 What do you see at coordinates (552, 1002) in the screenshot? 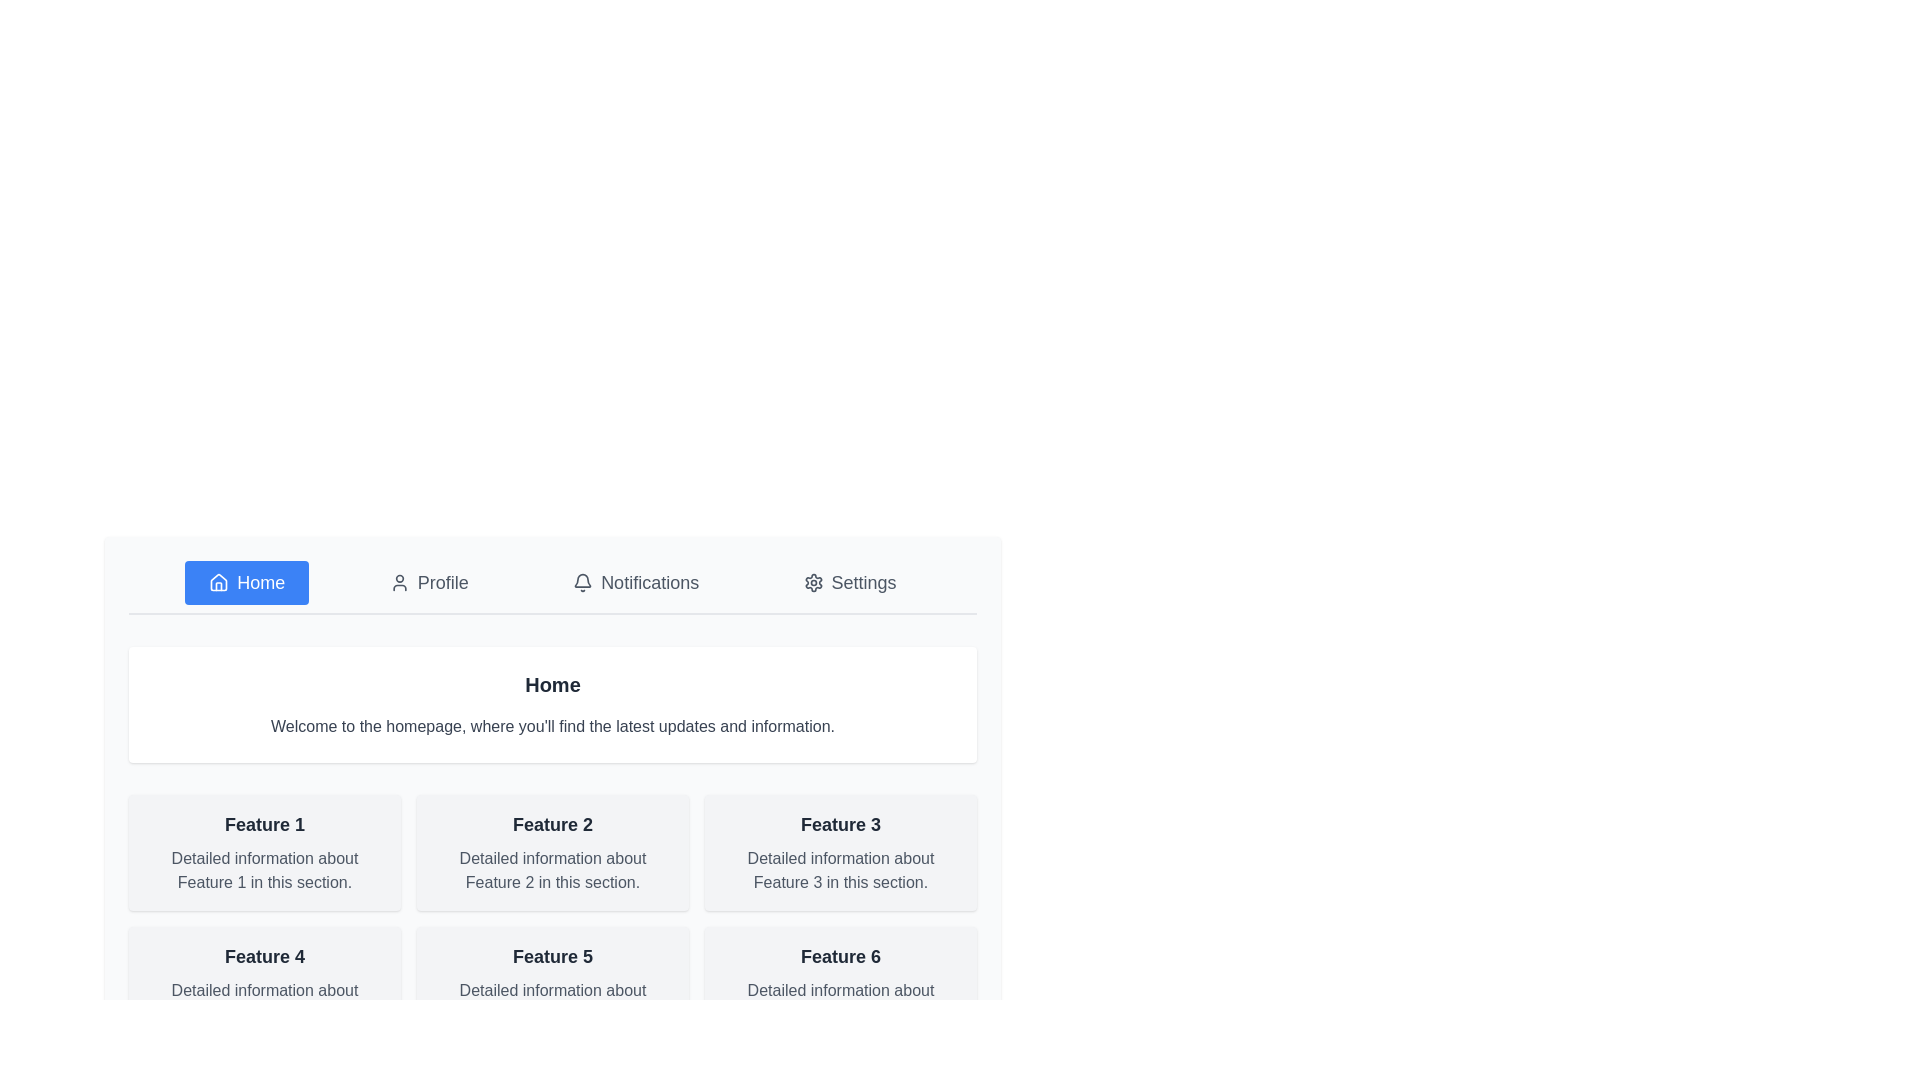
I see `text label providing additional details for 'Feature 5', located beneath the bold title in the second row and second column of the layout` at bounding box center [552, 1002].